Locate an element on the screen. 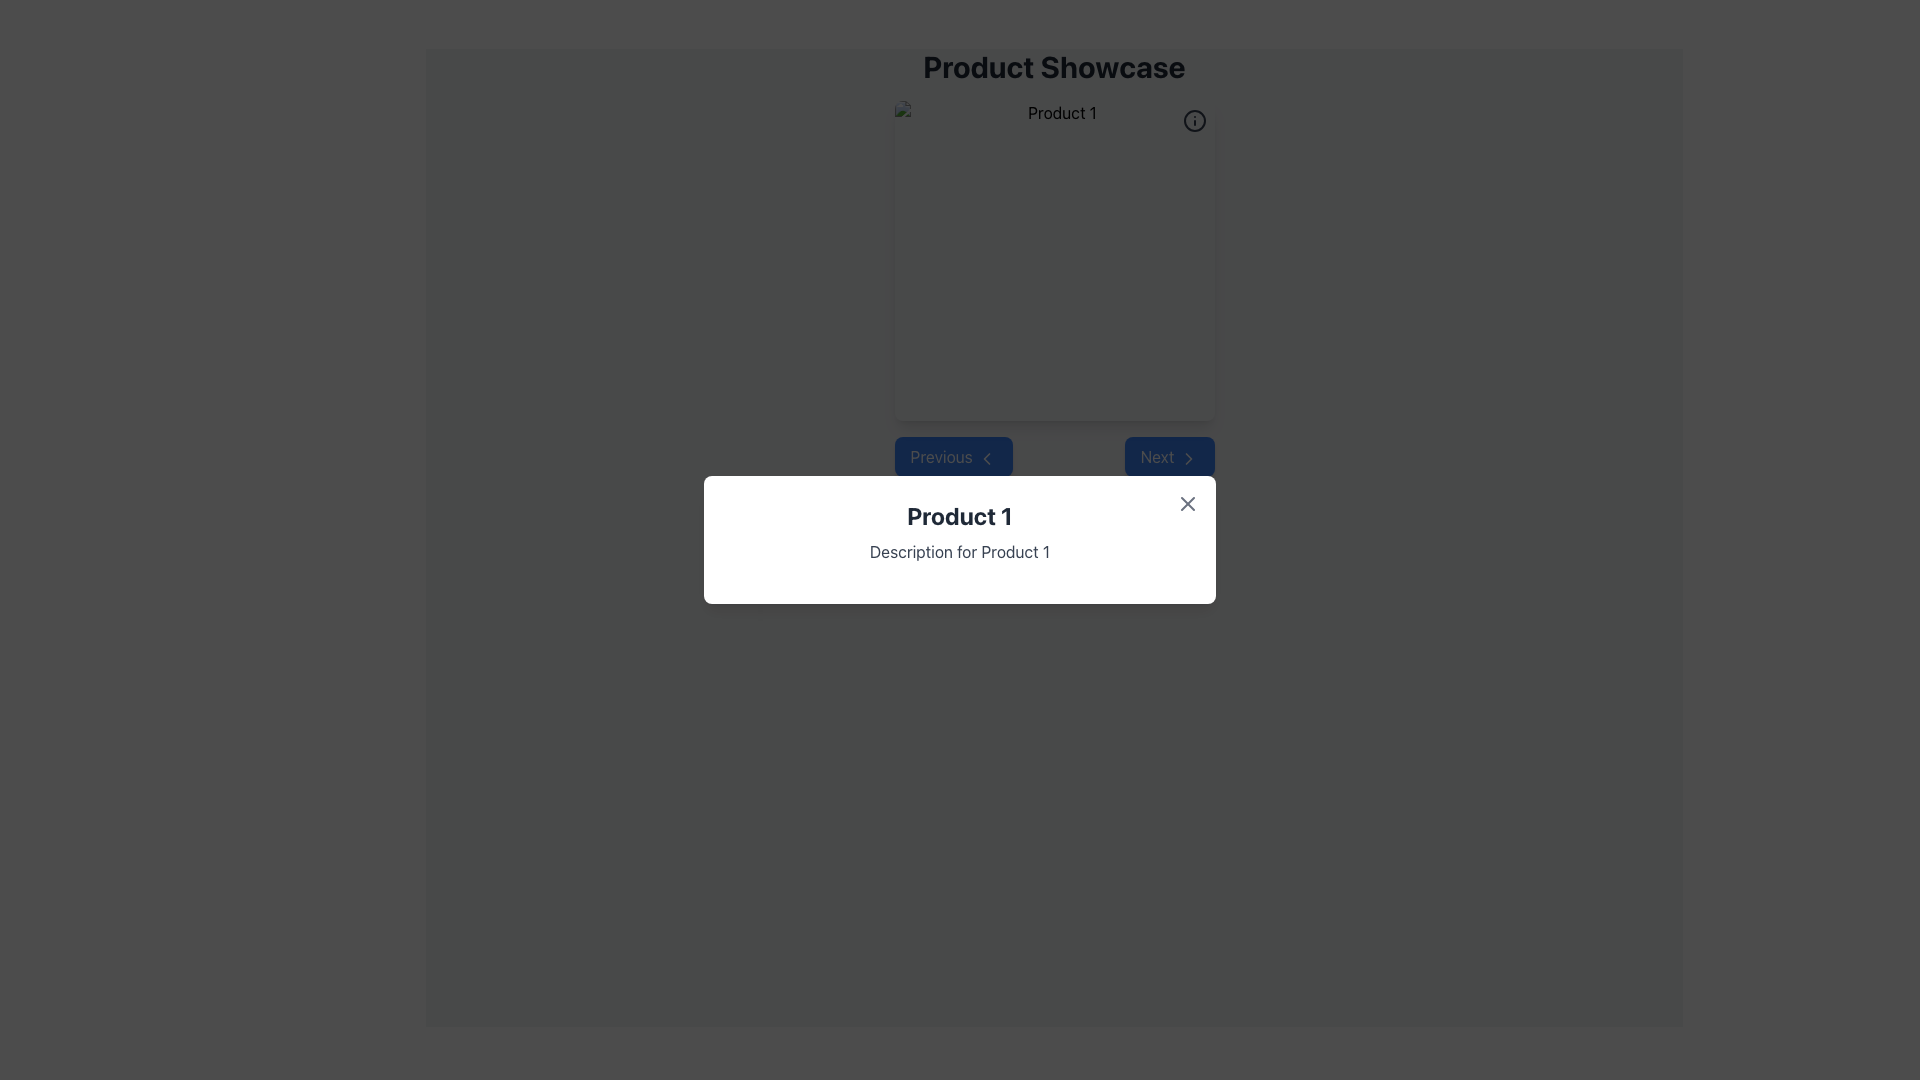  the close button styled as an 'X' symbol located in the top-right corner of the modal adjacent to the title text 'Product 1' is located at coordinates (1188, 503).